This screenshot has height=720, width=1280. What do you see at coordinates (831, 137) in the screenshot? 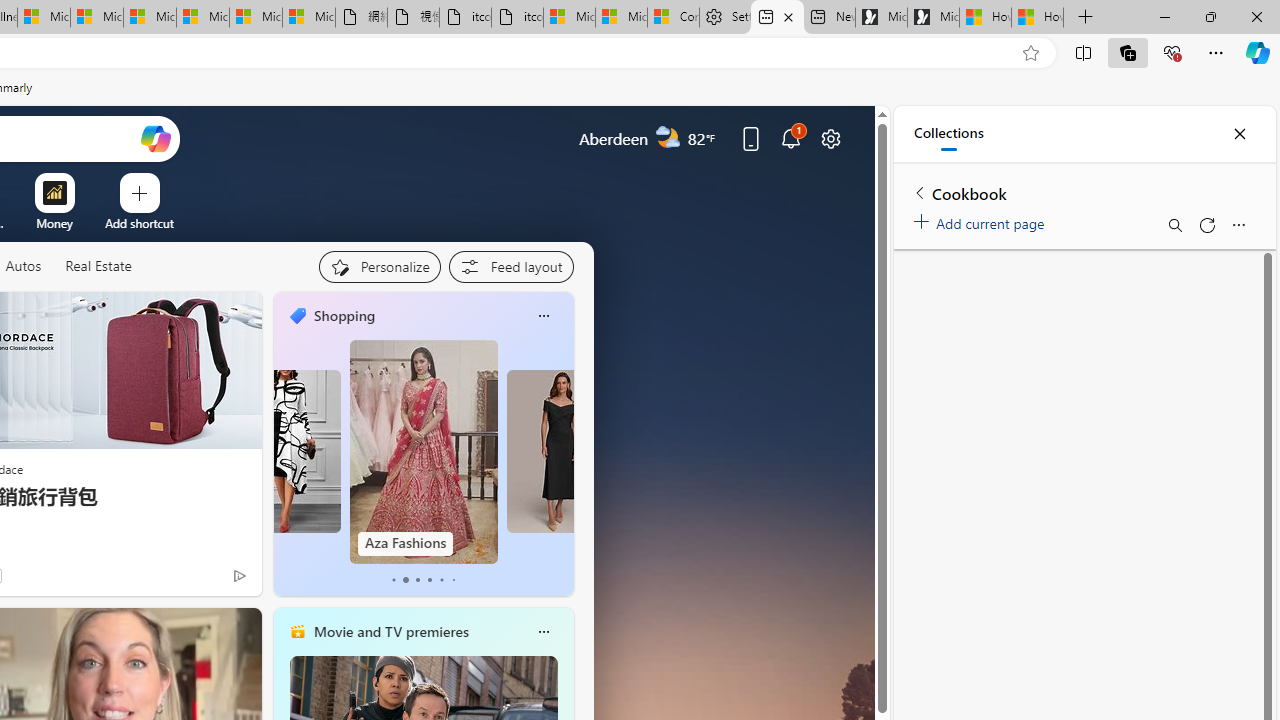
I see `'Page settings'` at bounding box center [831, 137].